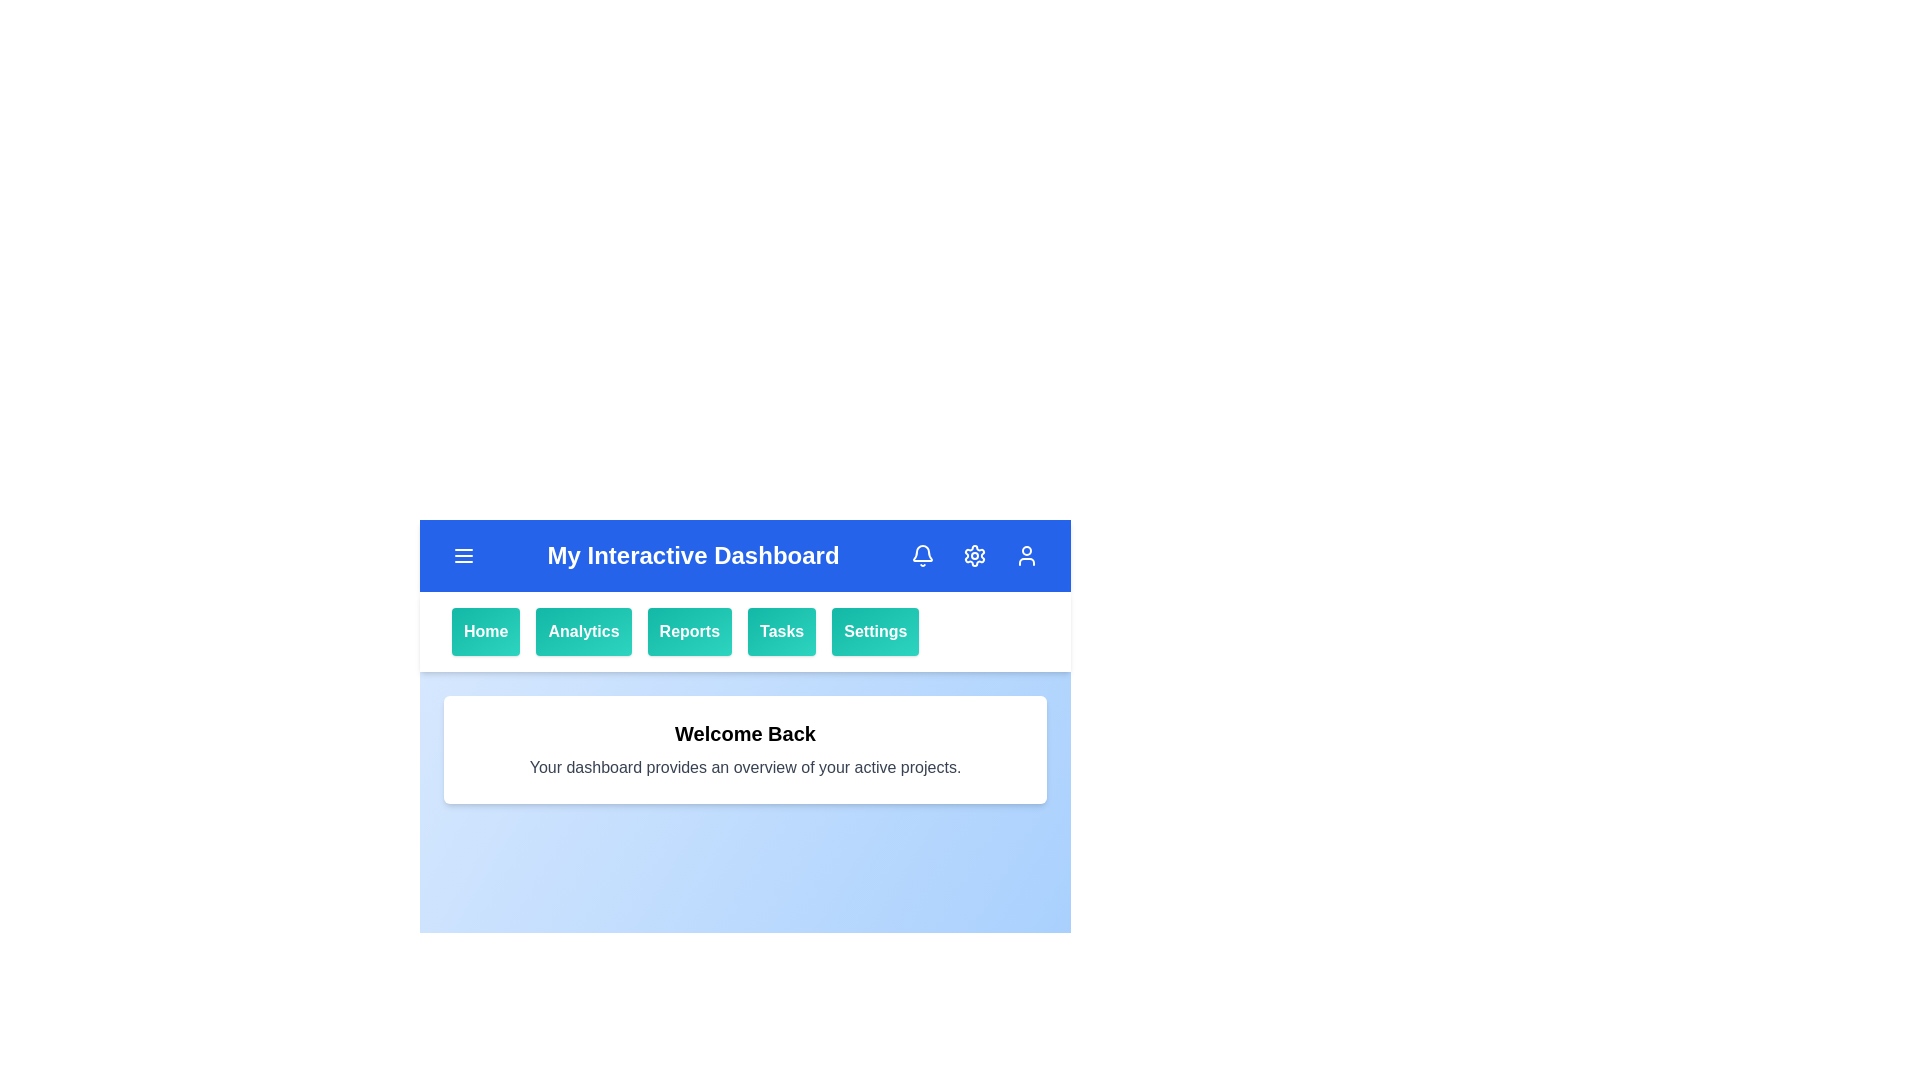 The image size is (1920, 1080). I want to click on the Analytics button in the navigation bar, so click(583, 632).